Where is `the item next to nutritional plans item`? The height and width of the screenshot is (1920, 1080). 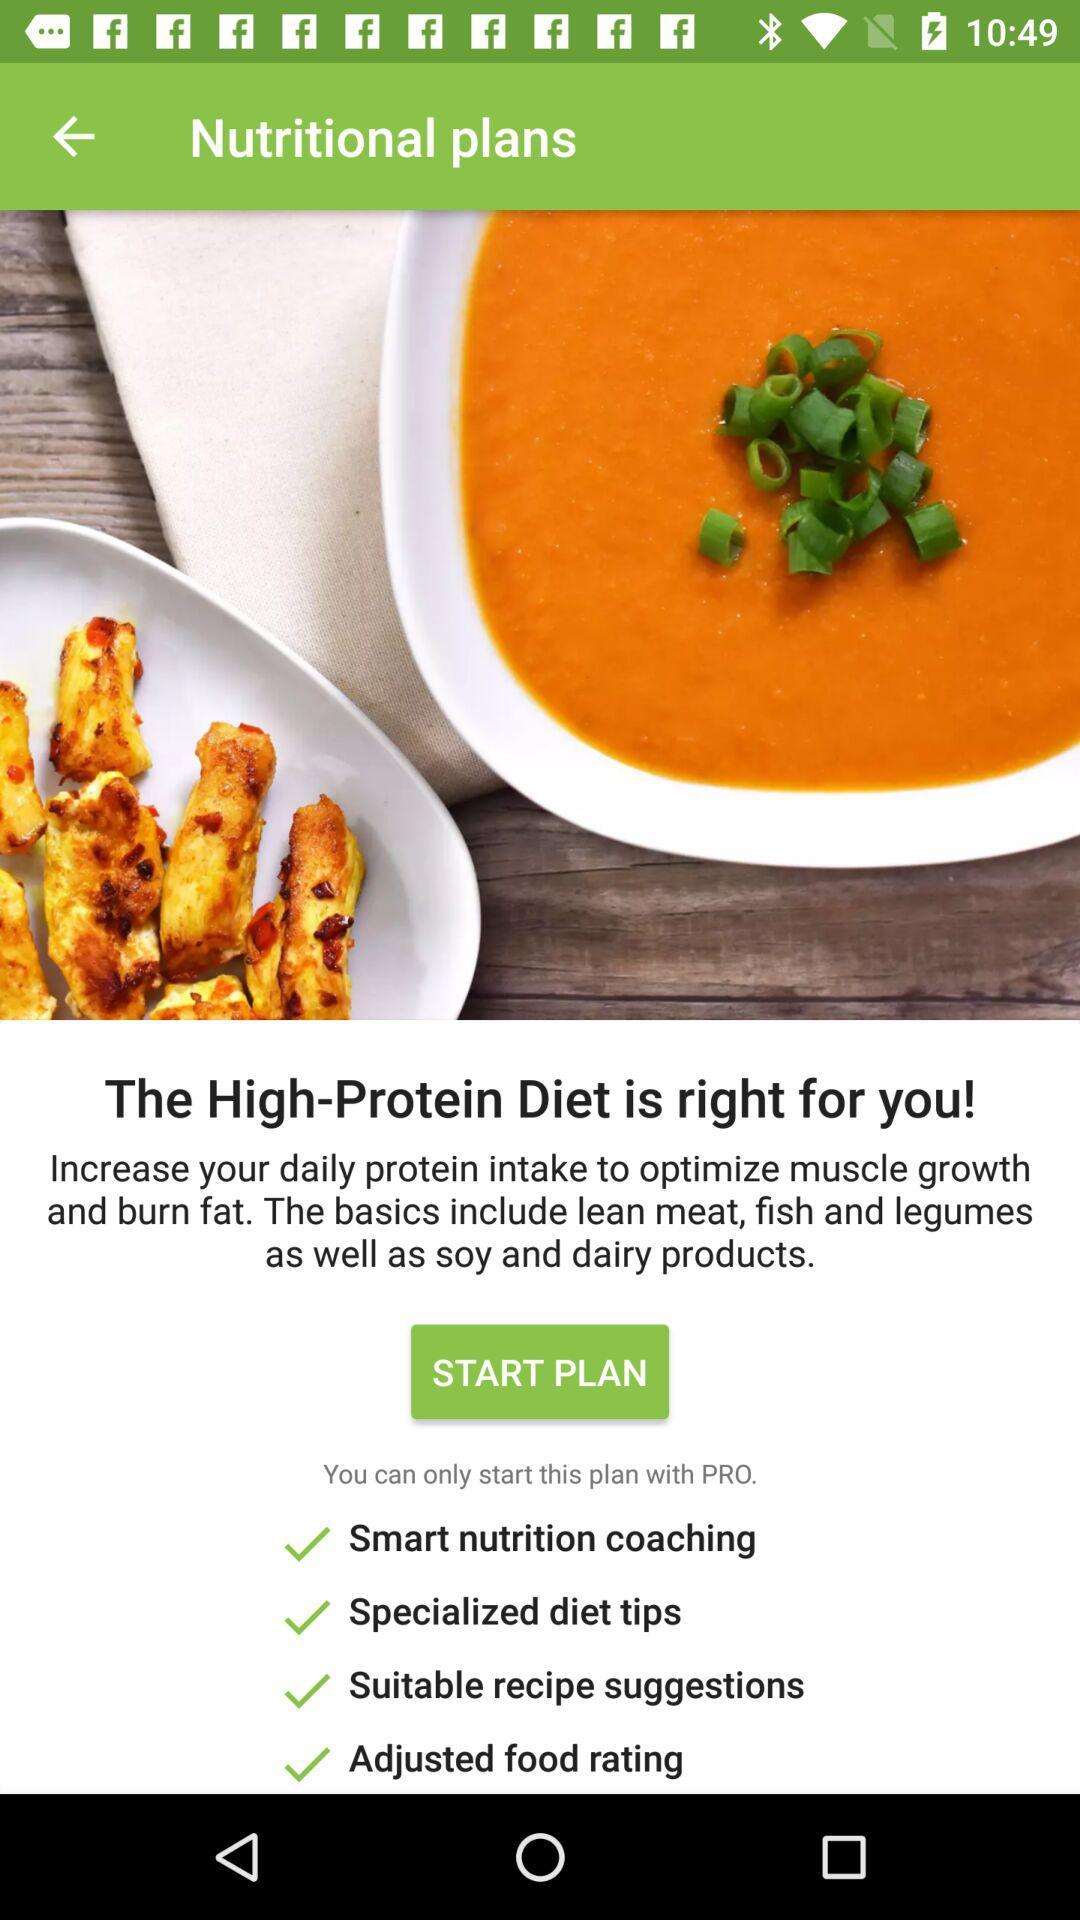 the item next to nutritional plans item is located at coordinates (72, 135).